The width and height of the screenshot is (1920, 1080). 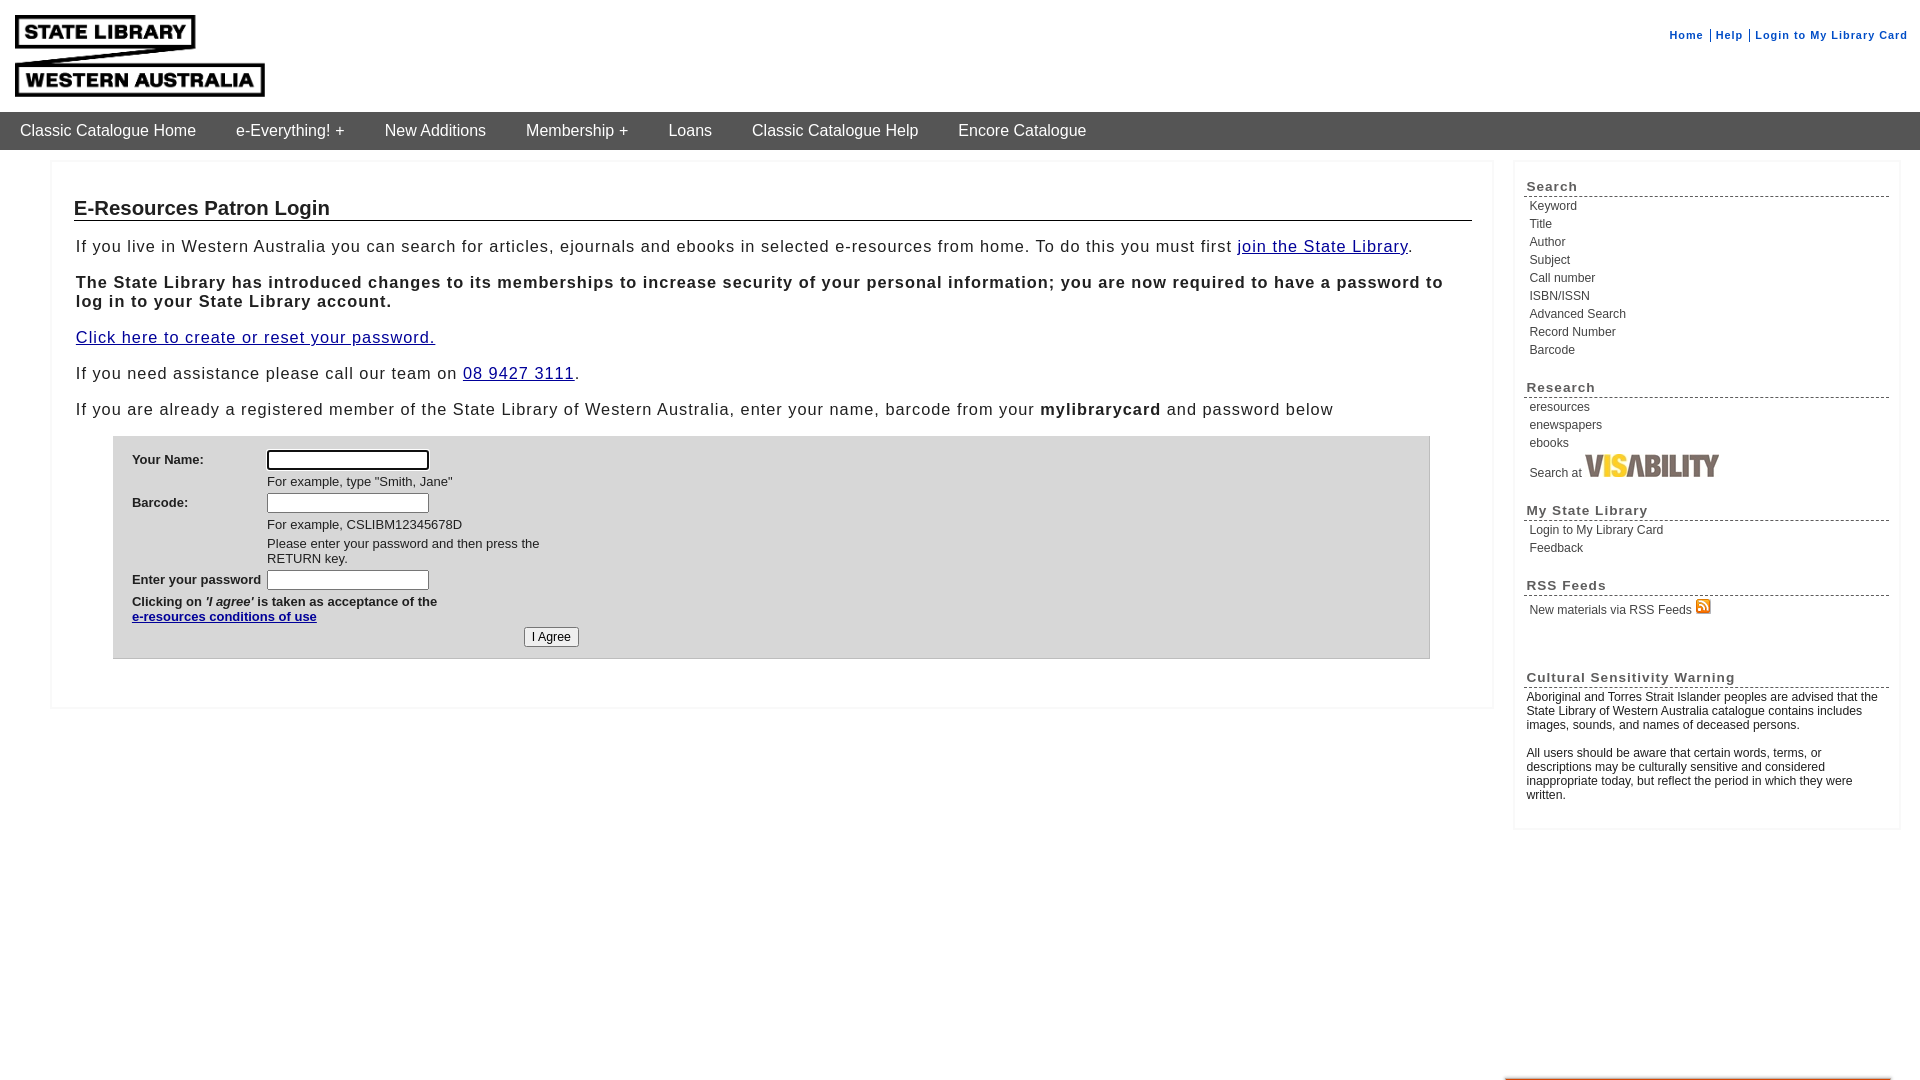 I want to click on 'Home', so click(x=1684, y=34).